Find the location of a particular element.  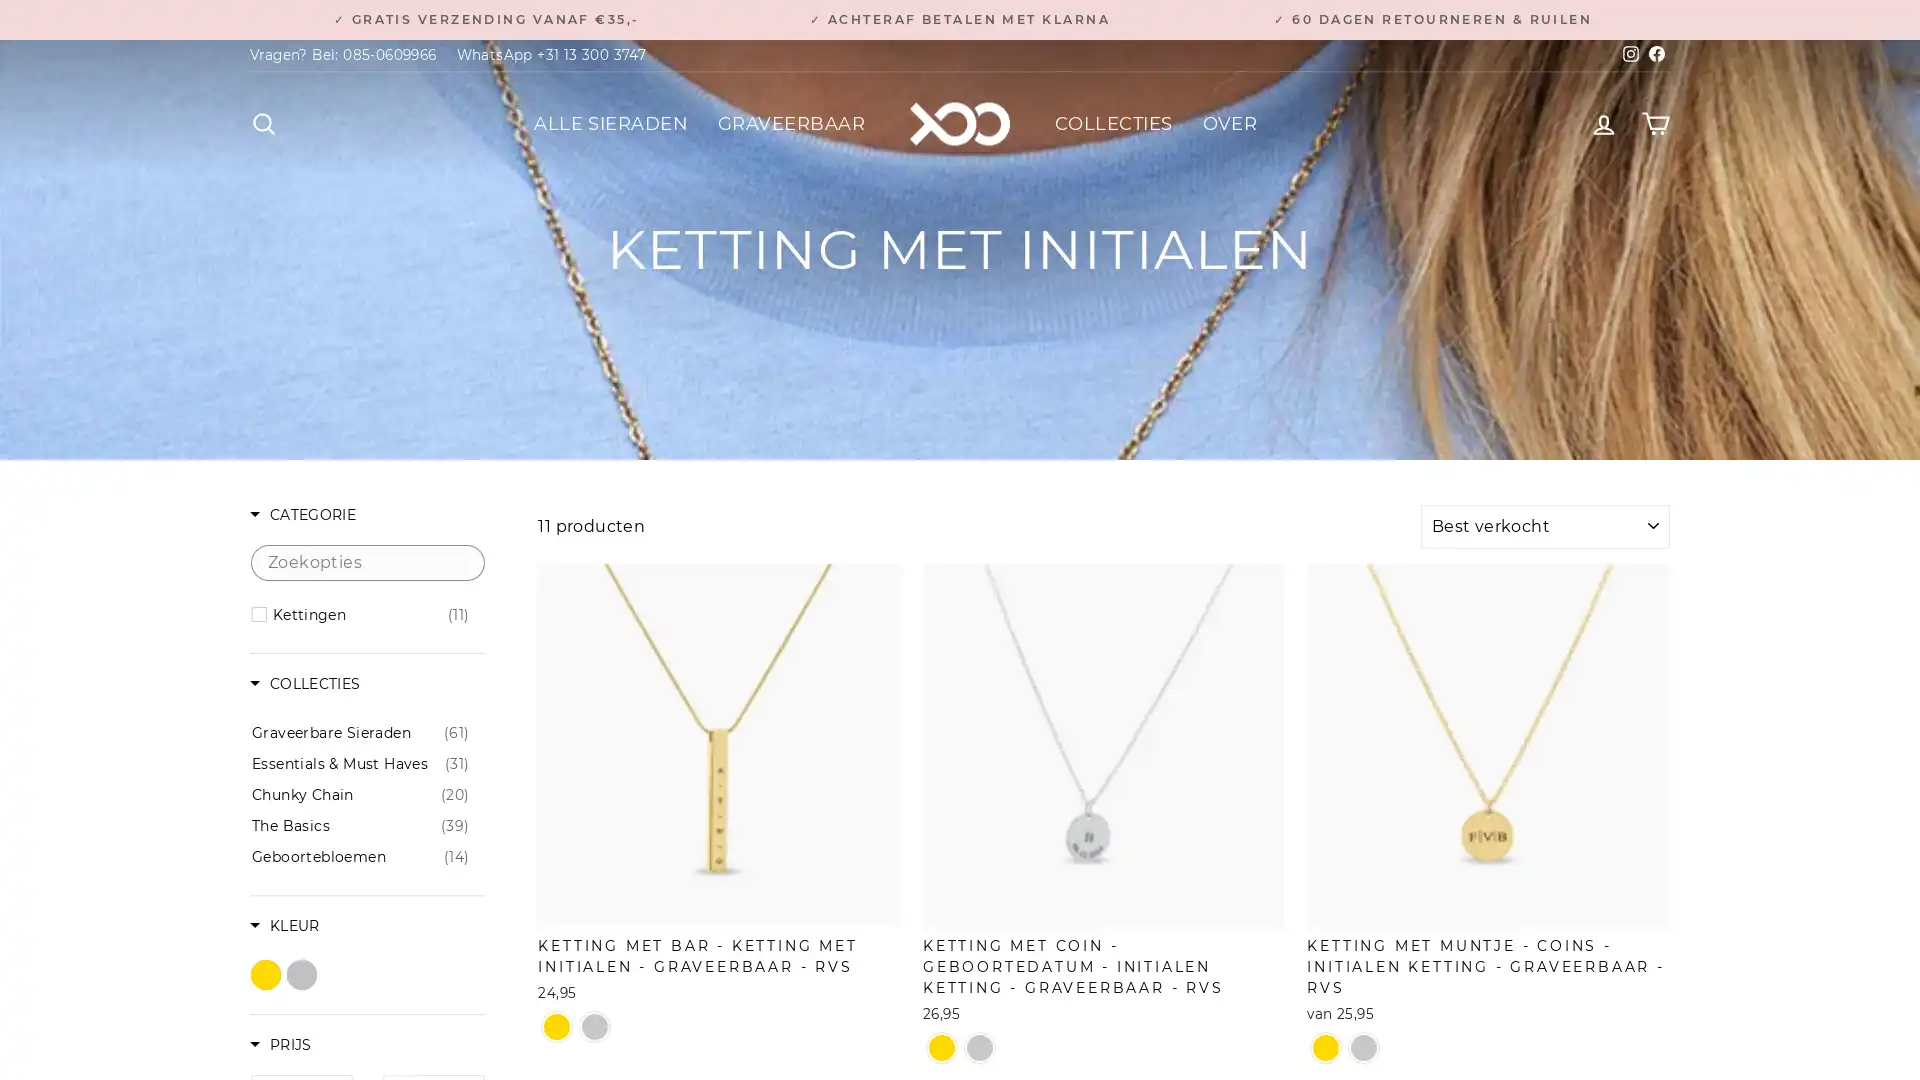

Pauzeer slideshow is located at coordinates (965, 11).